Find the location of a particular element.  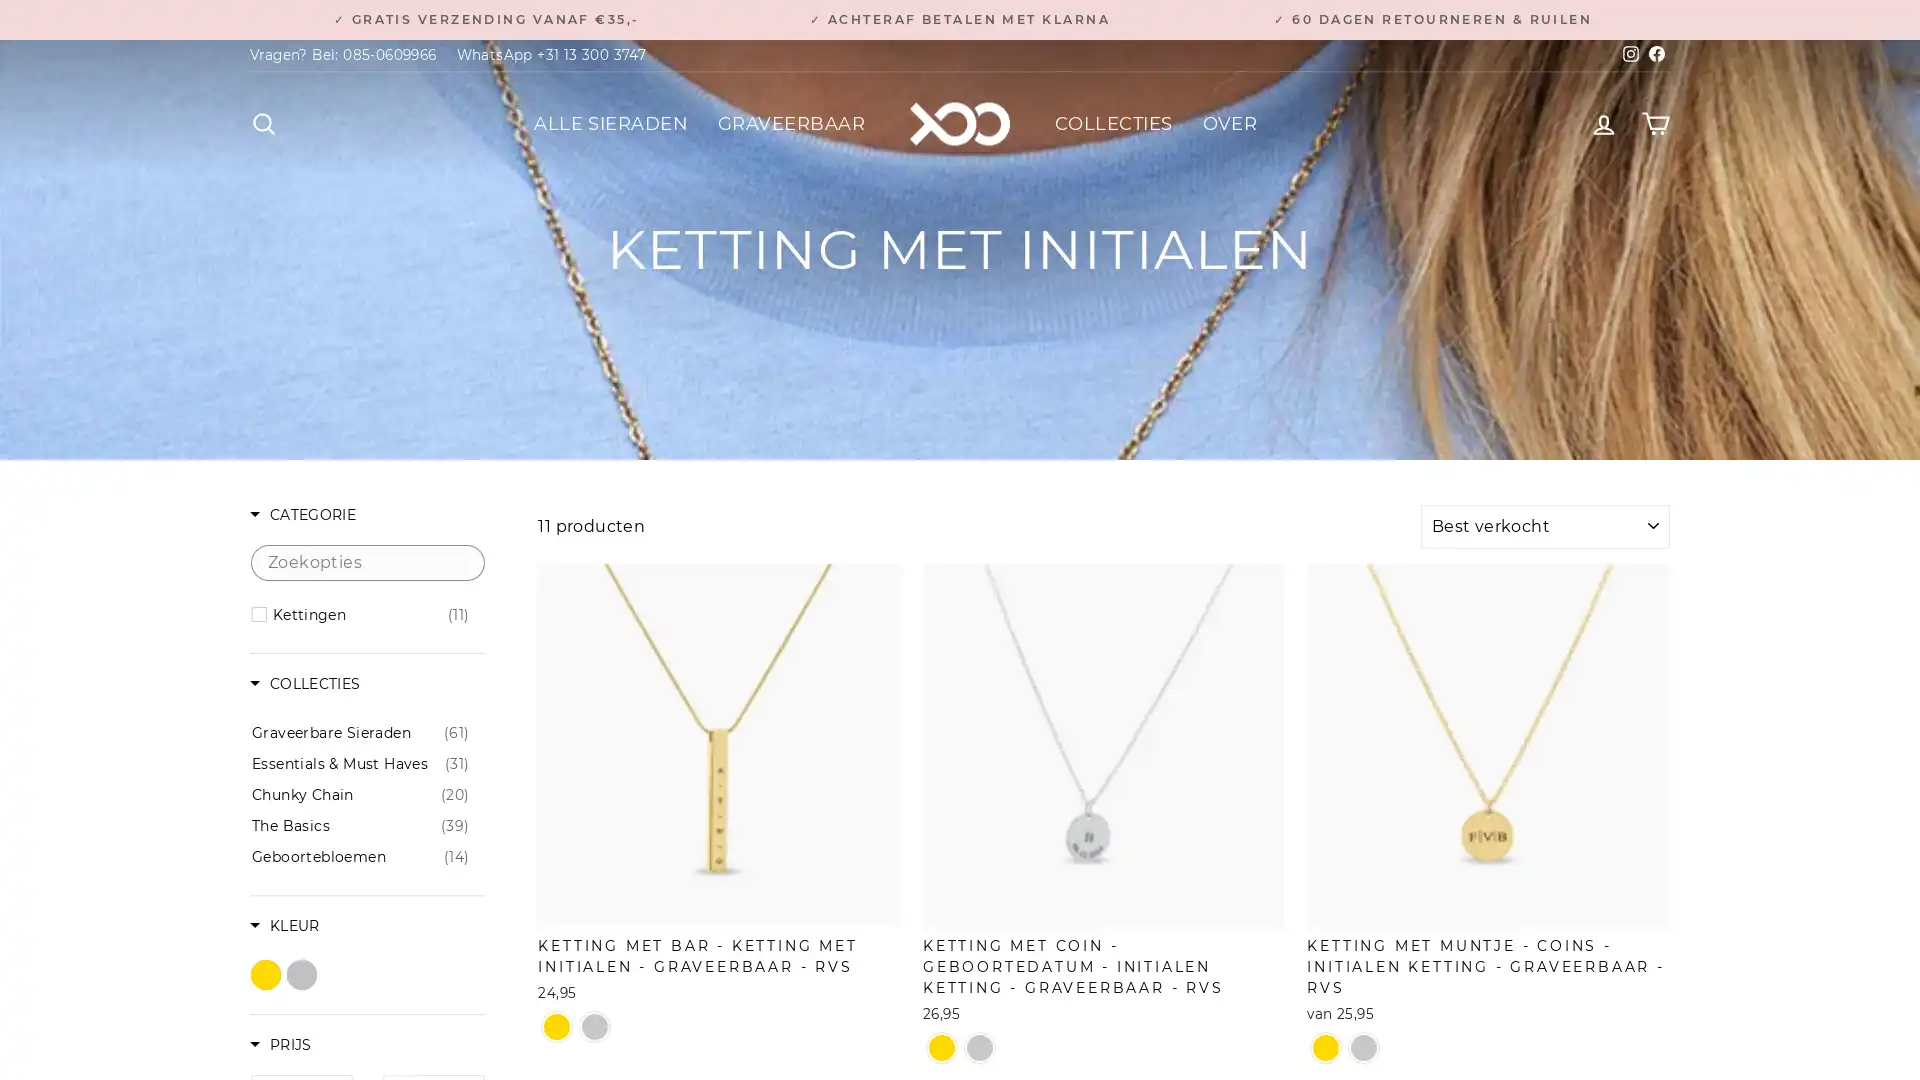

Pauzeer slideshow is located at coordinates (965, 11).